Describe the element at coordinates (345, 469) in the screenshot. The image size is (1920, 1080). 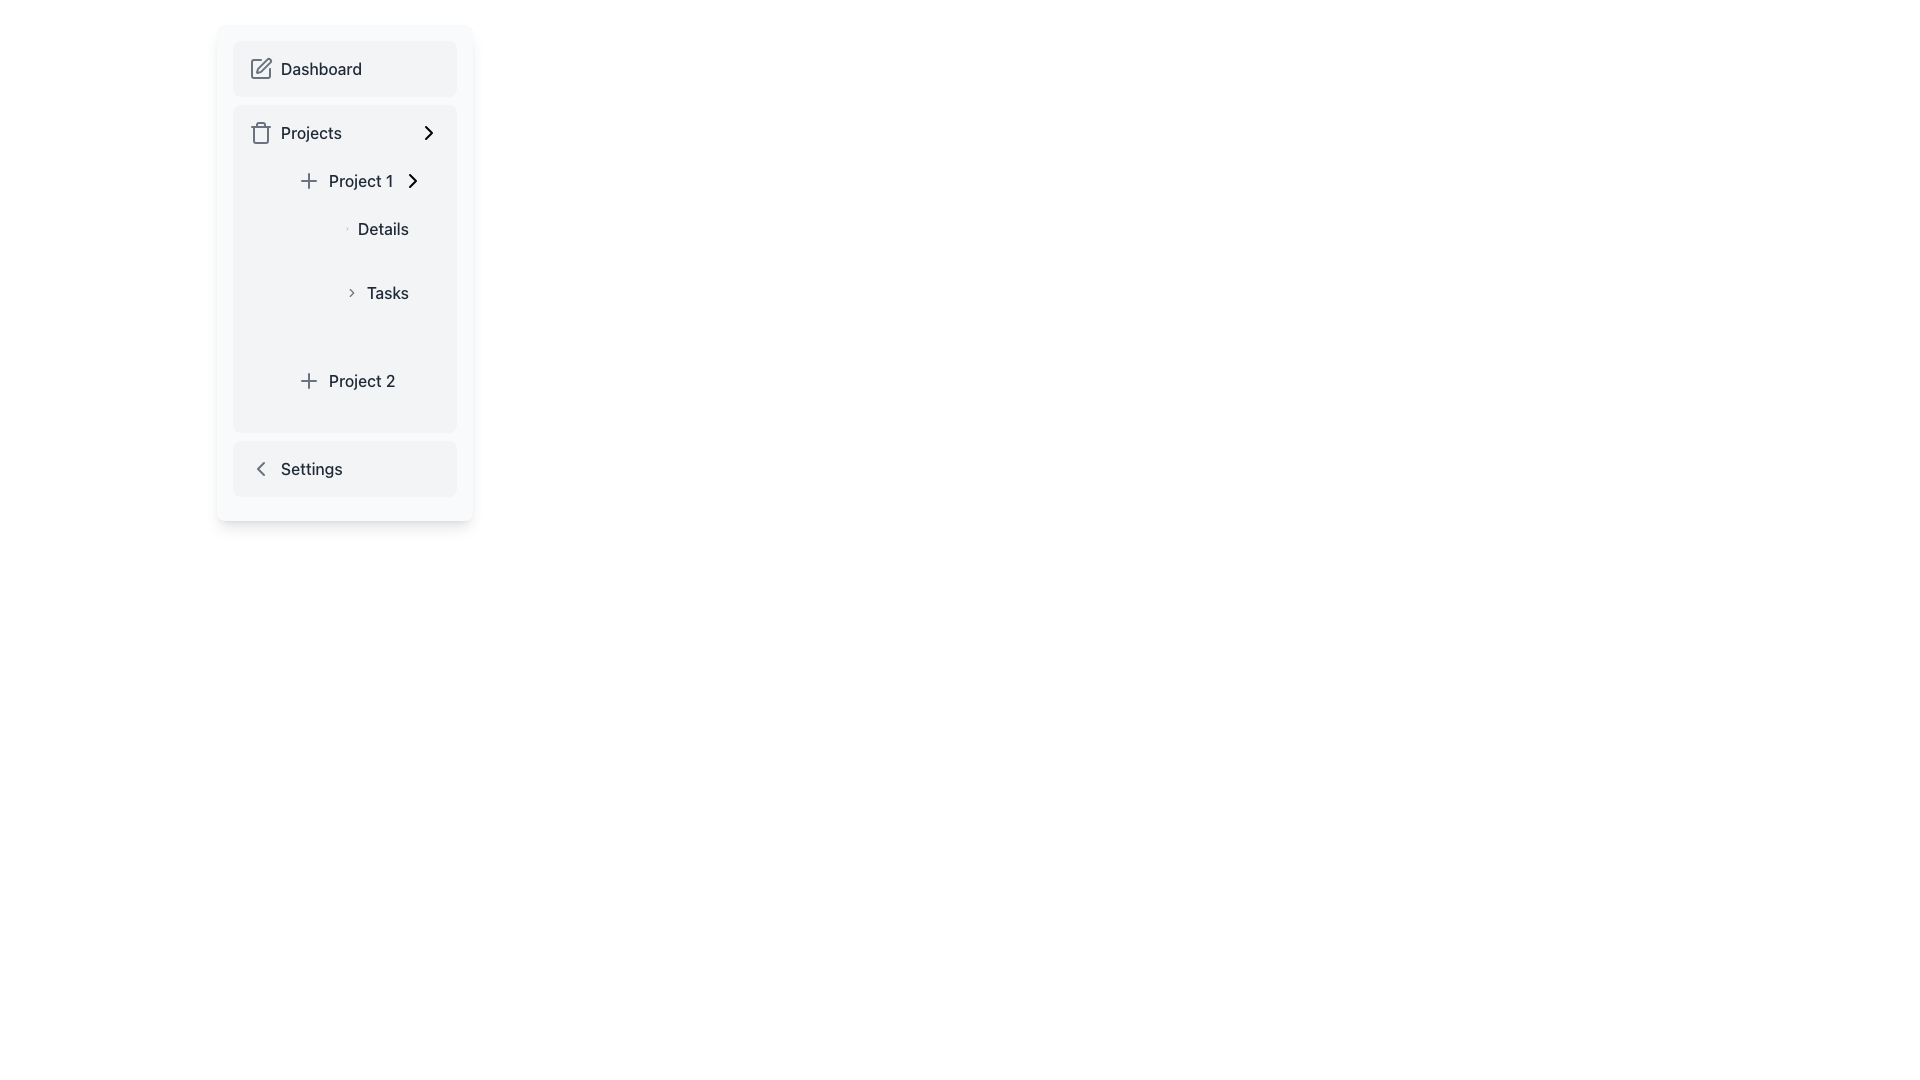
I see `the 'Settings' button with a light gray background and rounded corners, located at the bottom of the vertical navigation panel` at that location.